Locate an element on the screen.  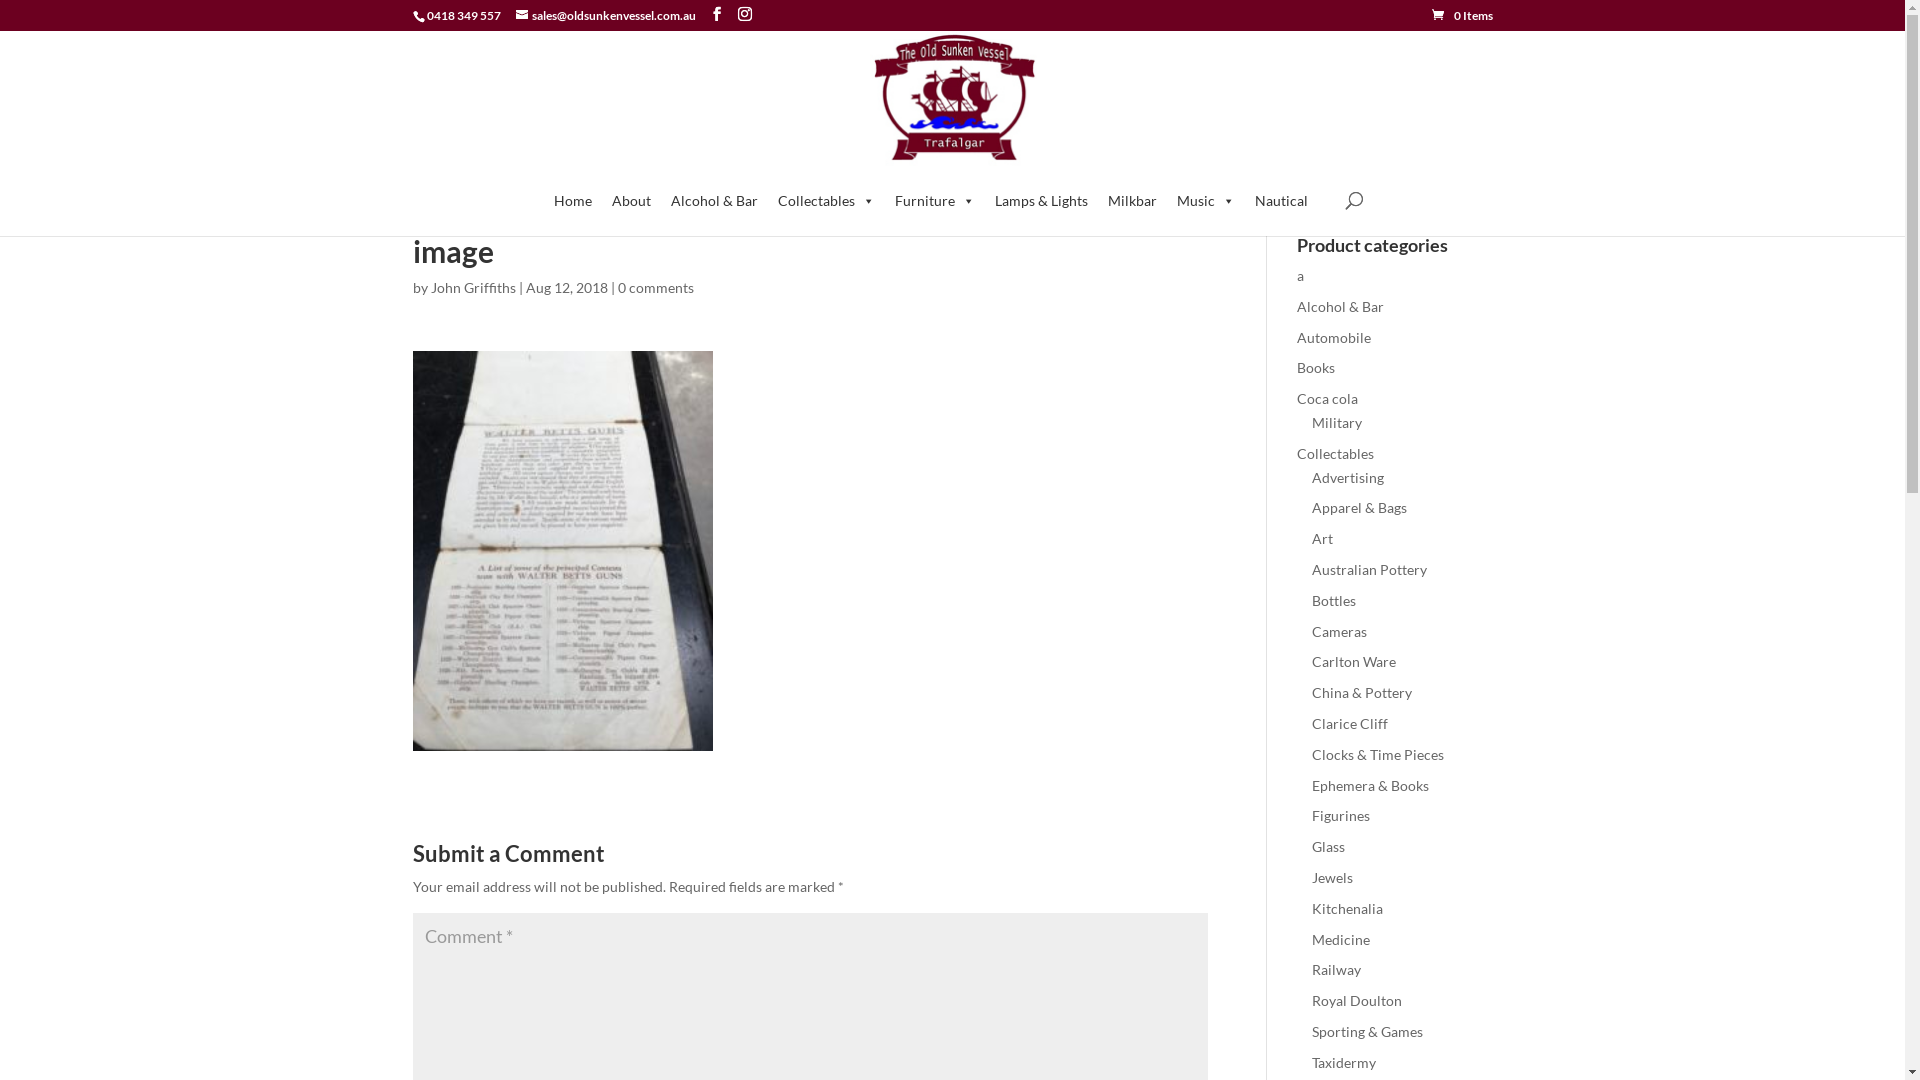
'Books' is located at coordinates (1315, 367).